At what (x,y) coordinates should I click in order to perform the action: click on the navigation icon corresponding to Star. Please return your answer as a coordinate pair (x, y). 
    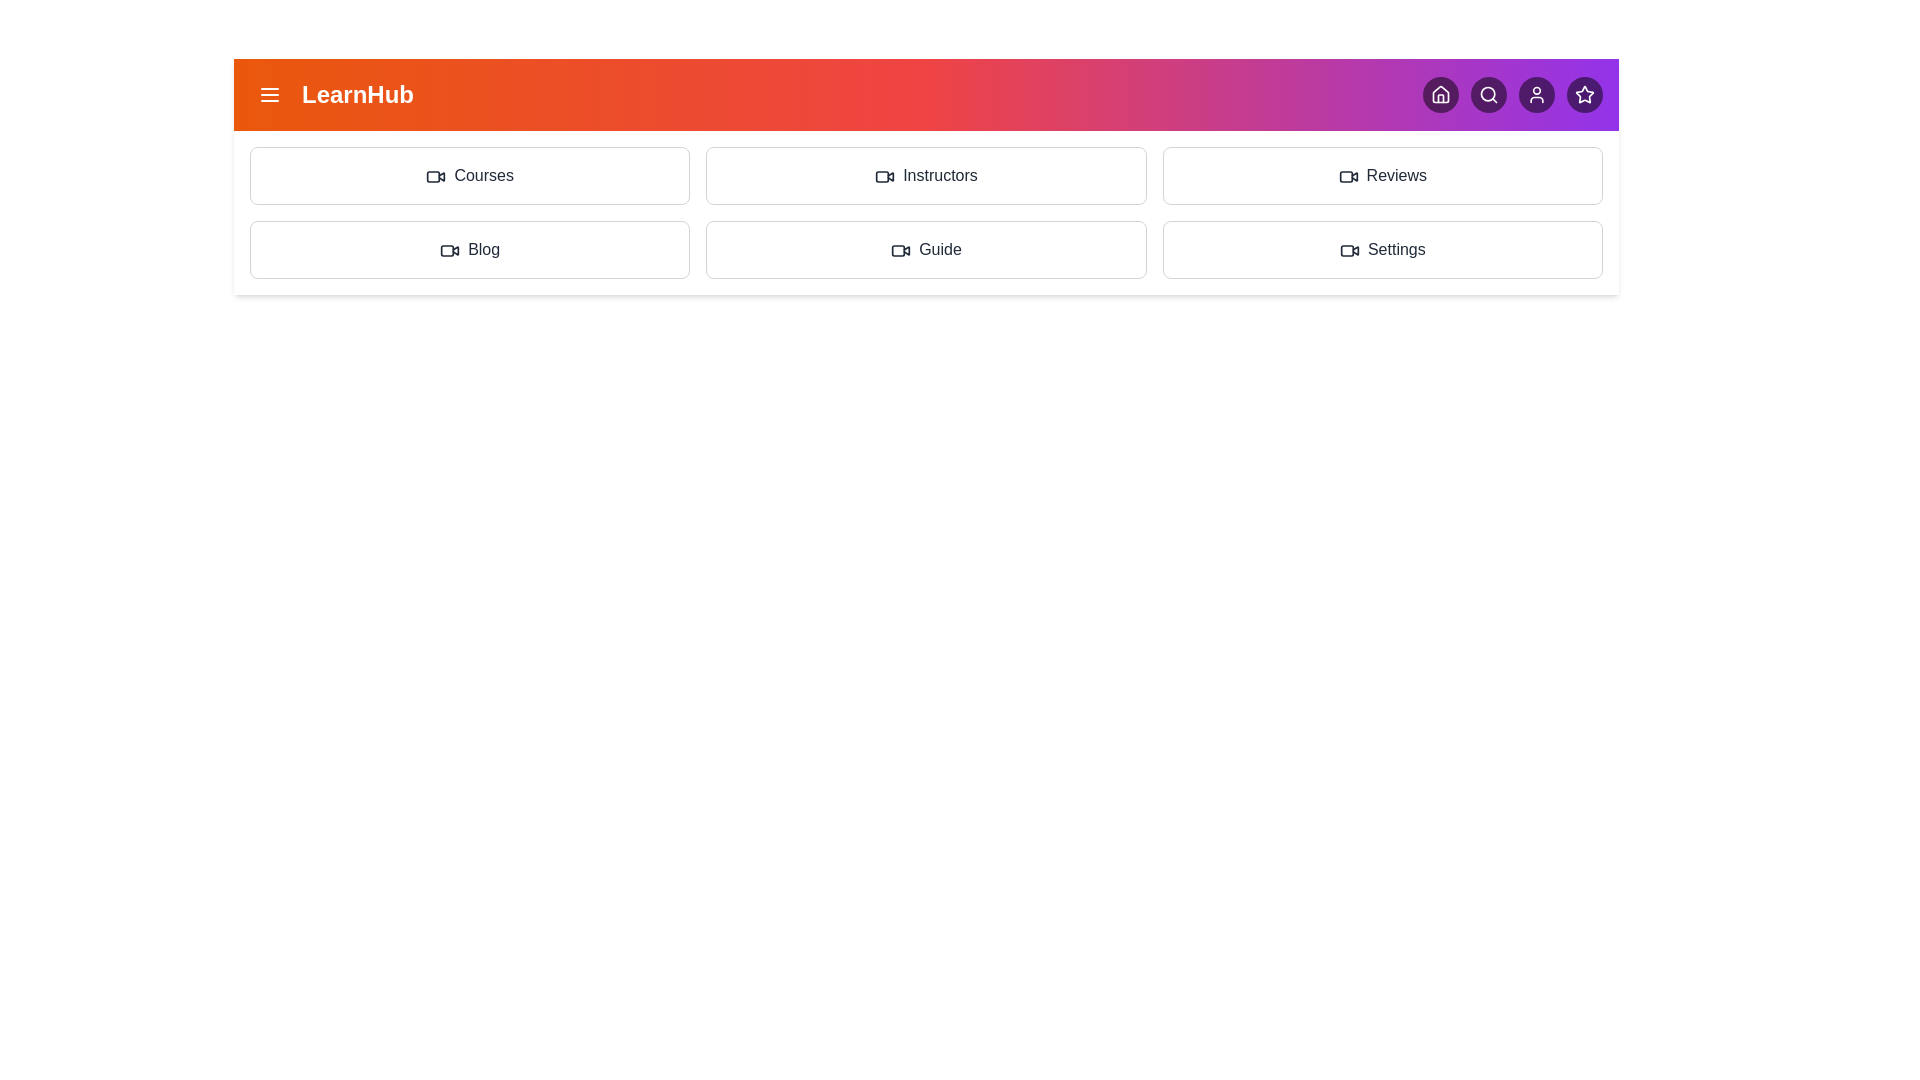
    Looking at the image, I should click on (1583, 95).